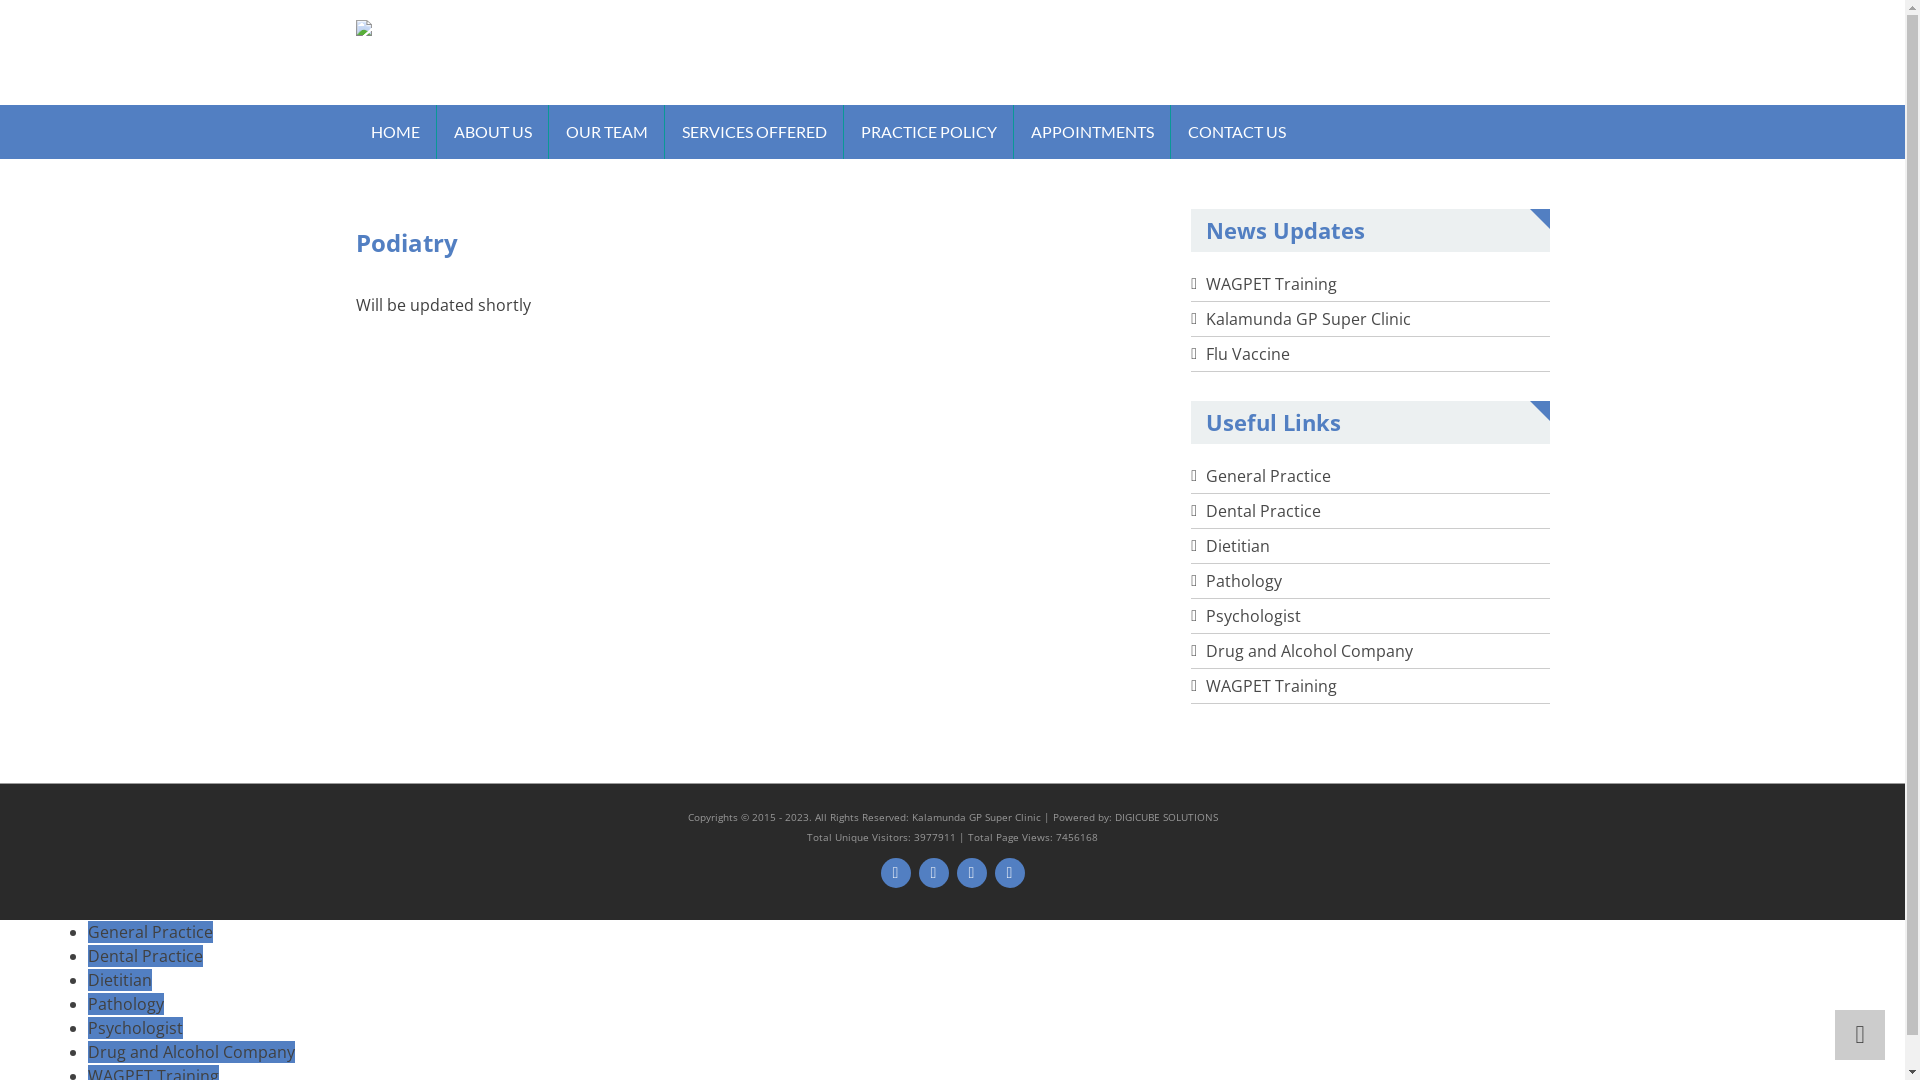 The height and width of the screenshot is (1080, 1920). Describe the element at coordinates (1235, 131) in the screenshot. I see `'CONTACT US'` at that location.